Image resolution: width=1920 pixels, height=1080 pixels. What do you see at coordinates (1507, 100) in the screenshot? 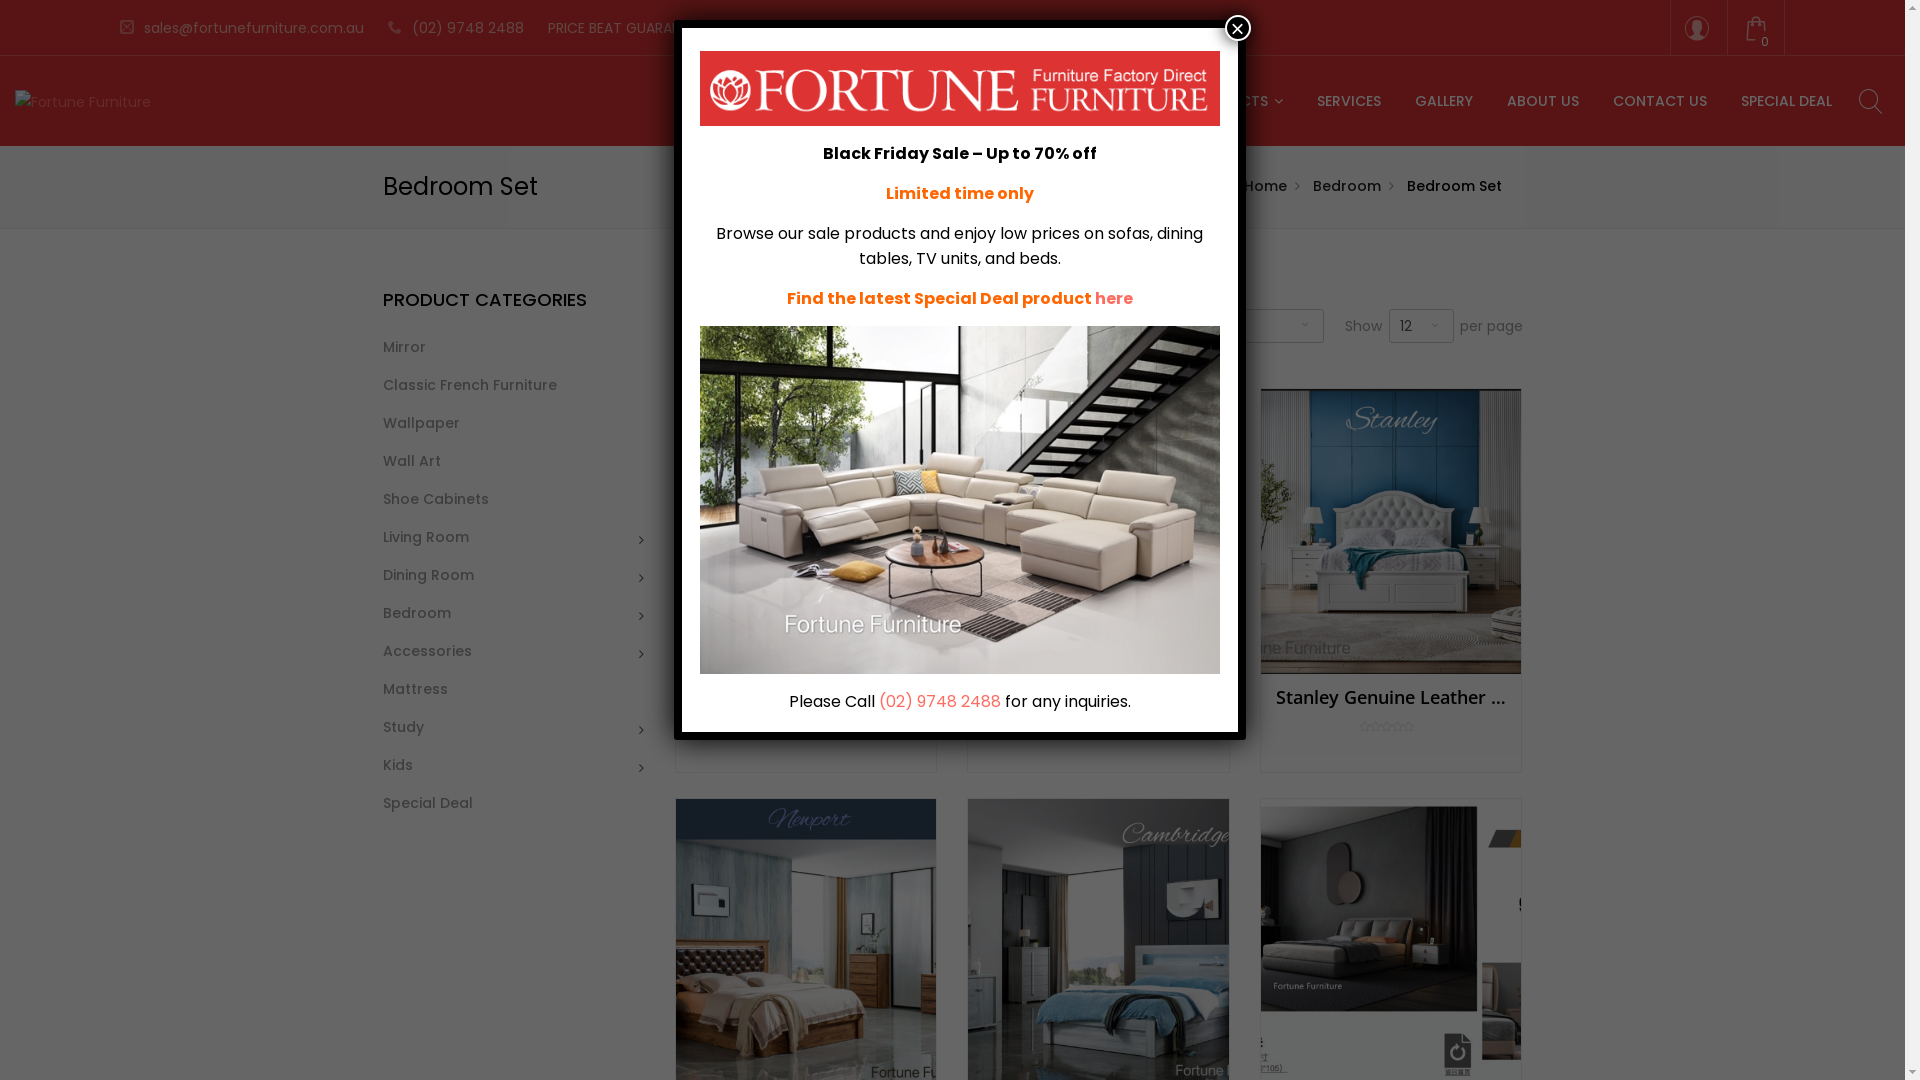
I see `'ABOUT US'` at bounding box center [1507, 100].